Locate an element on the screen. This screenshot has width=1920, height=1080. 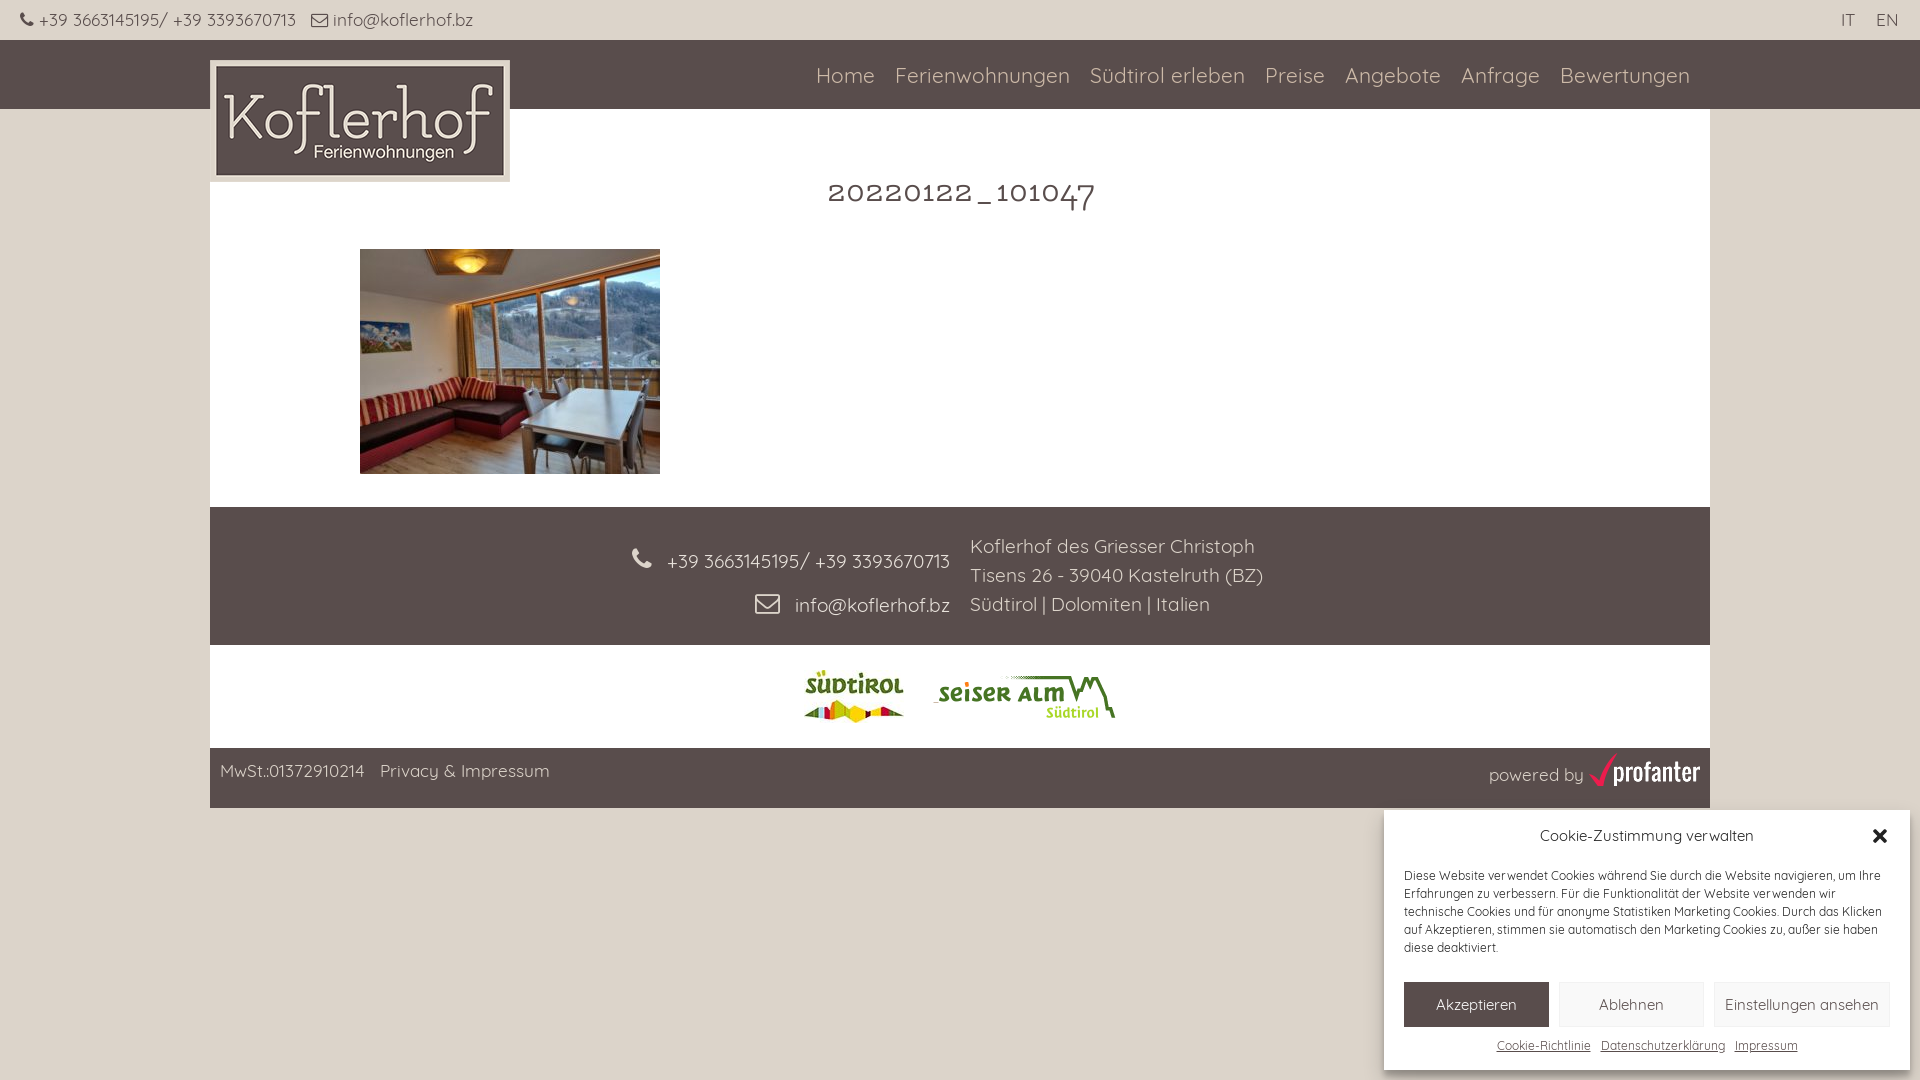
'Ferienwohnungen' is located at coordinates (982, 75).